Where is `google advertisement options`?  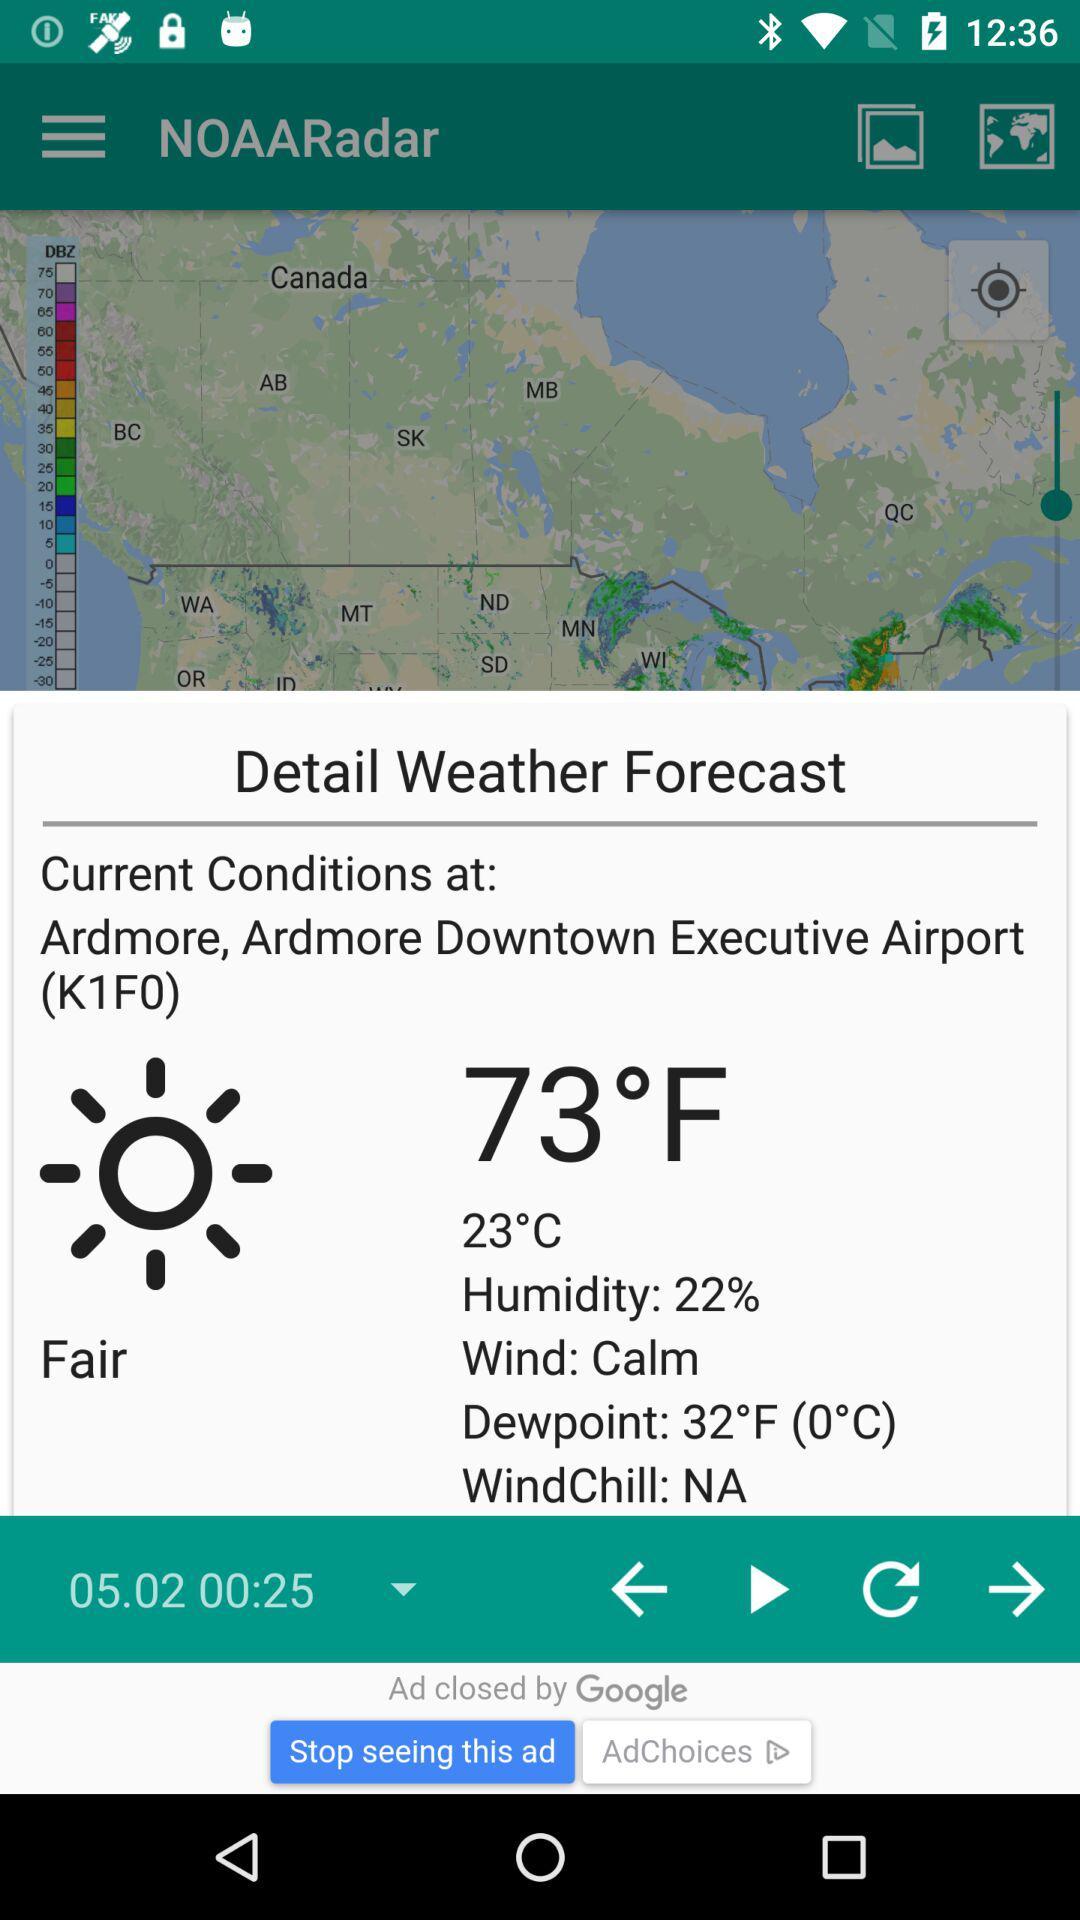
google advertisement options is located at coordinates (540, 1727).